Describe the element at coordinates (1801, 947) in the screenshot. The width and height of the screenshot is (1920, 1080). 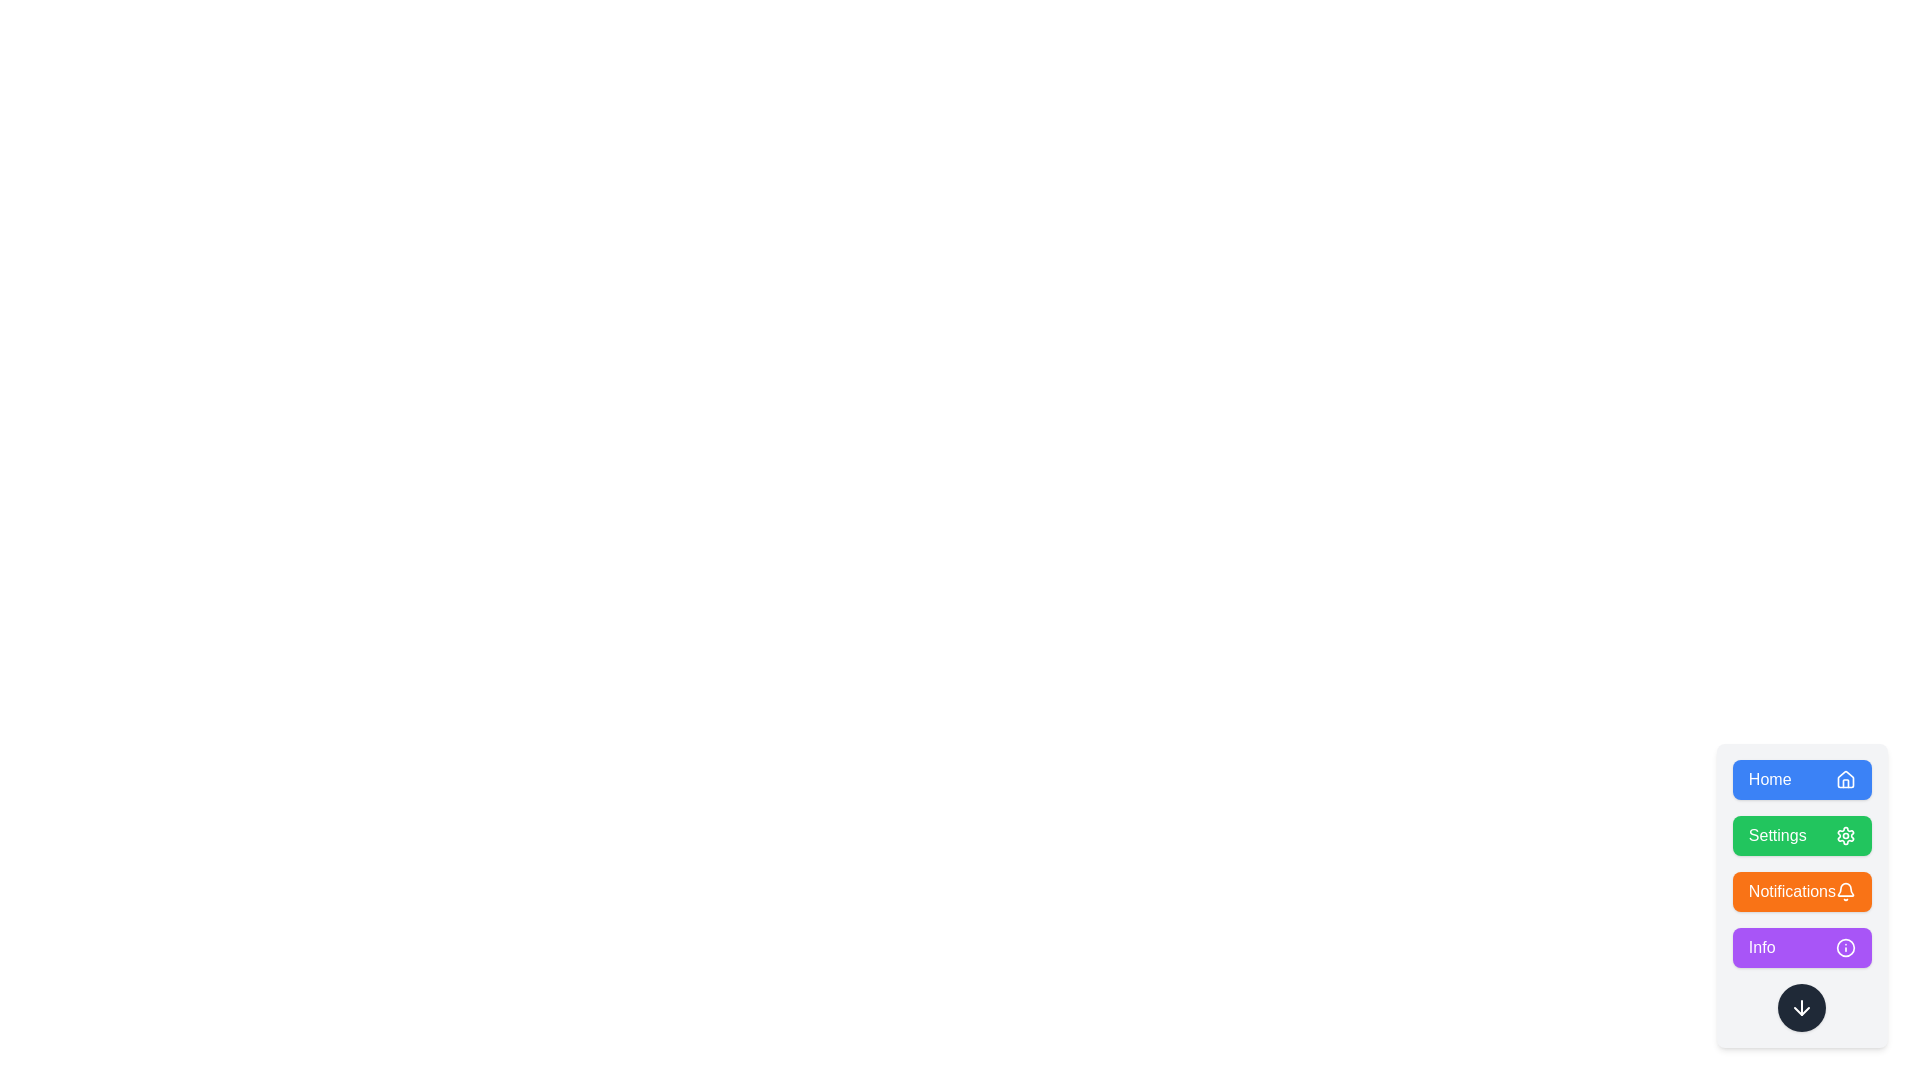
I see `the button labeled Info to observe the scale animation effect` at that location.